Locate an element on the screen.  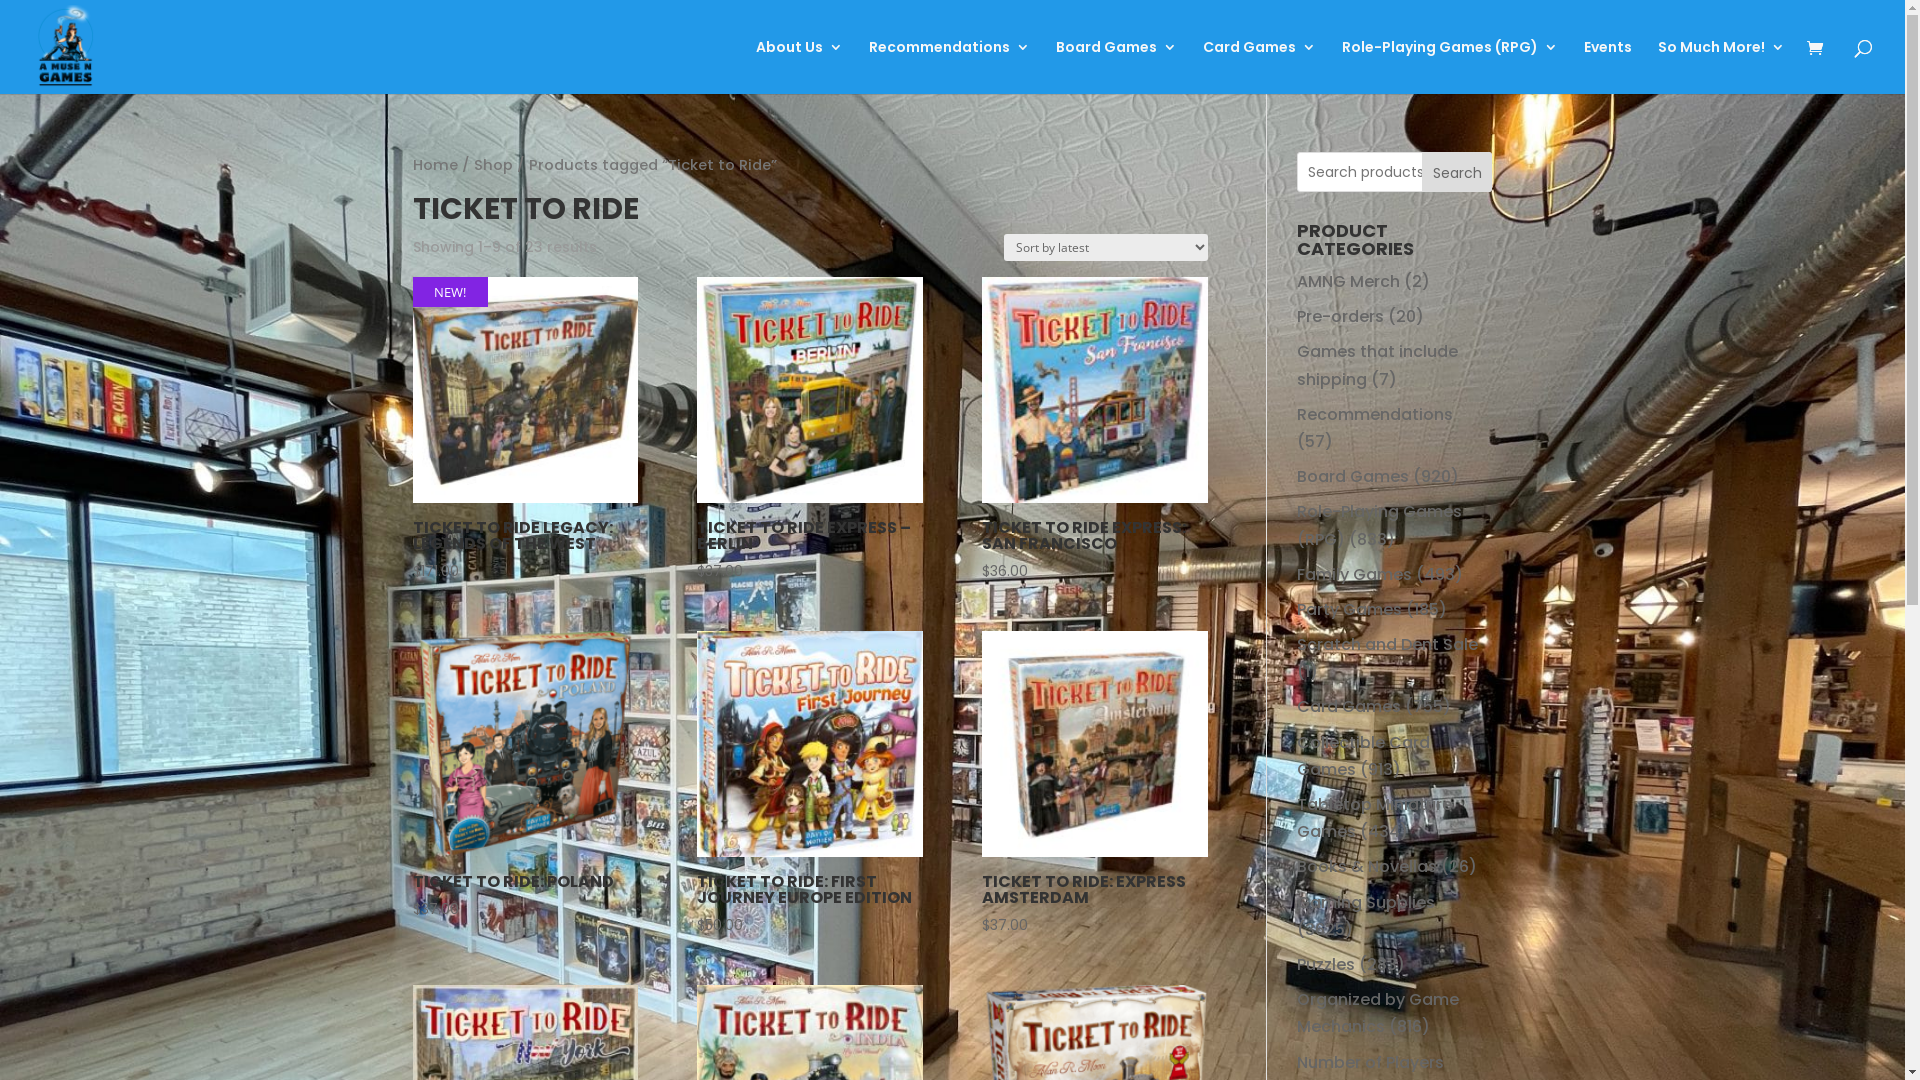
'Books & Novellas' is located at coordinates (1366, 865).